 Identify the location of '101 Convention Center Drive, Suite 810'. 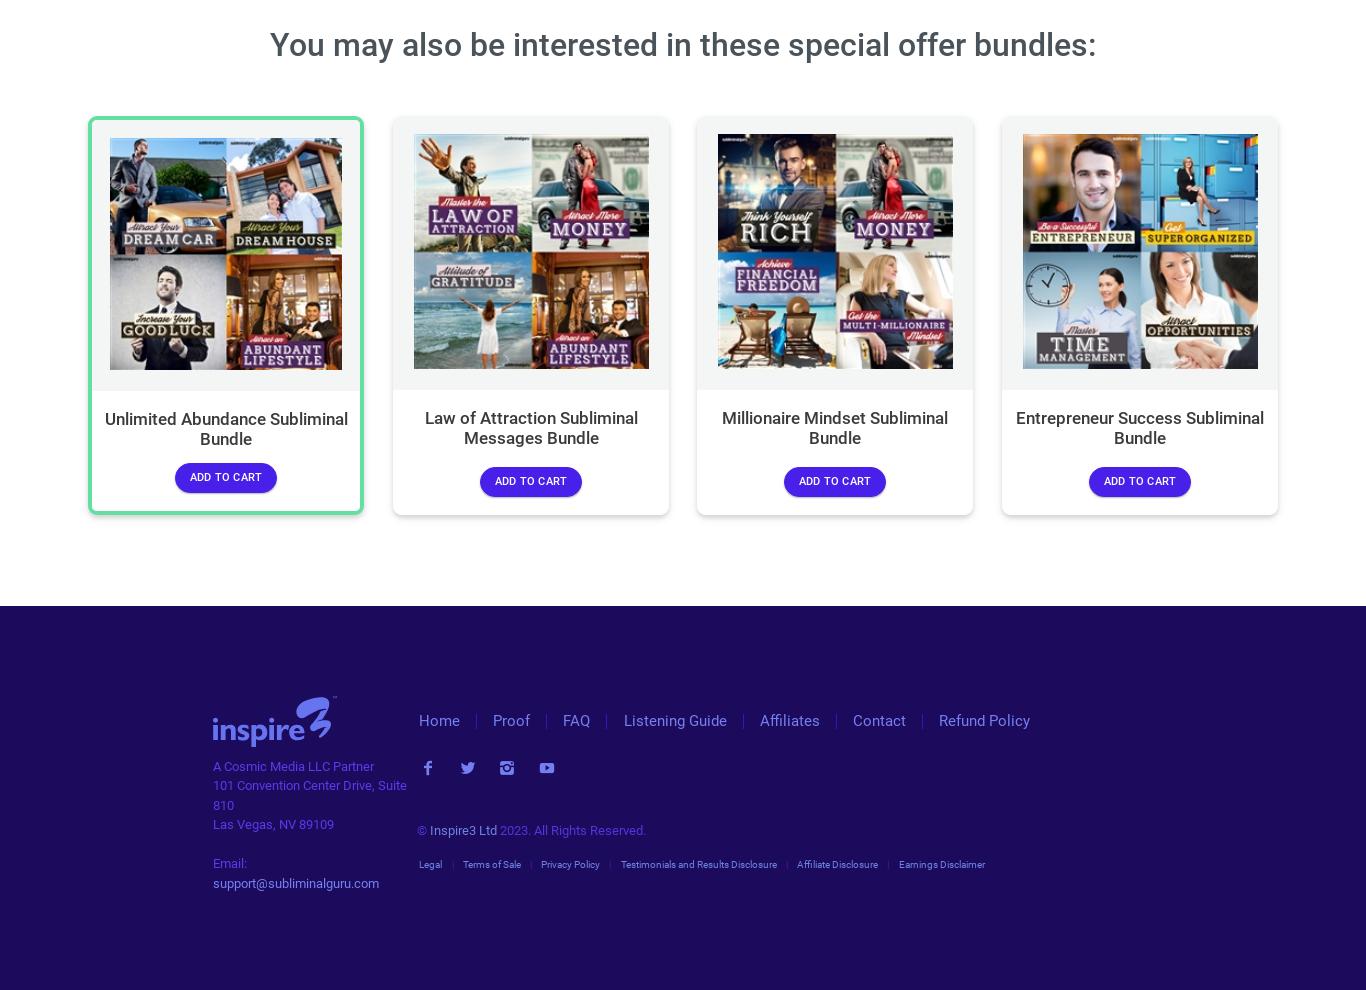
(309, 793).